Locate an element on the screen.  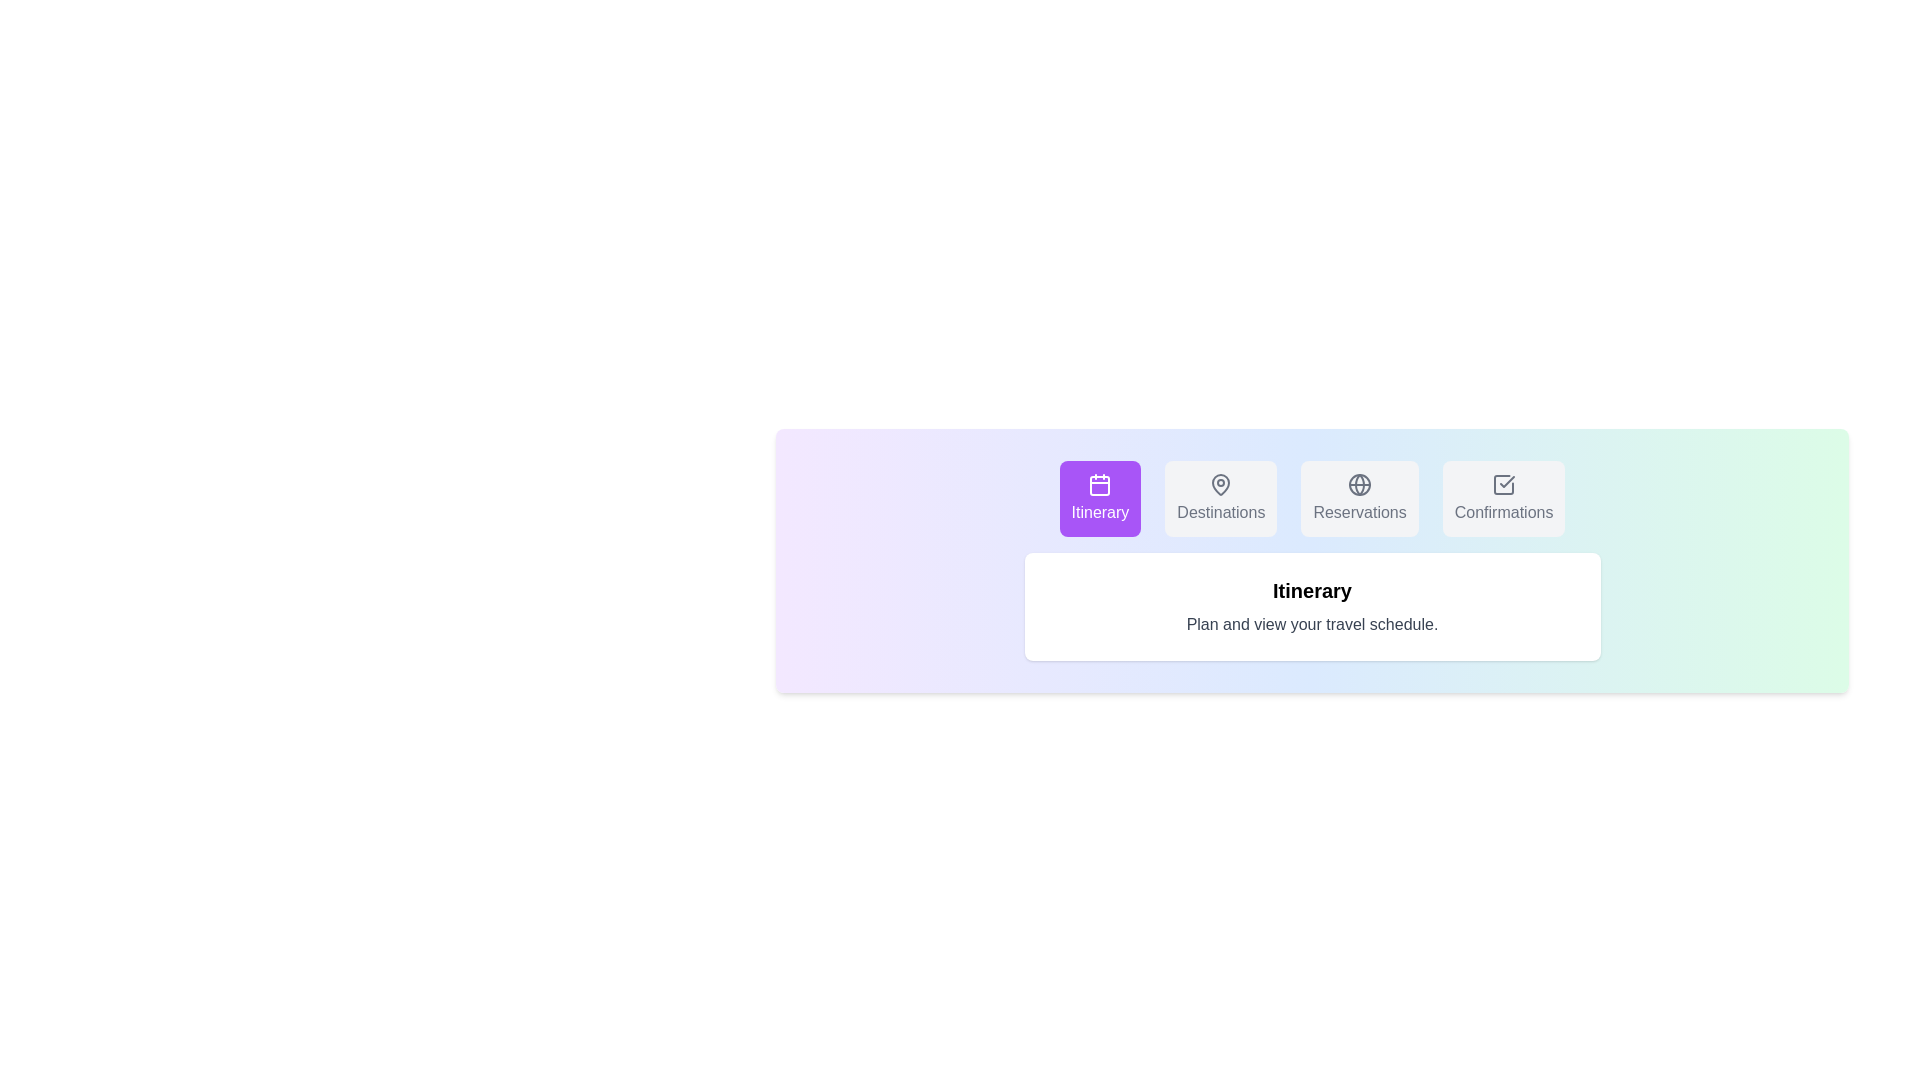
the Reservations tab to switch views is located at coordinates (1360, 497).